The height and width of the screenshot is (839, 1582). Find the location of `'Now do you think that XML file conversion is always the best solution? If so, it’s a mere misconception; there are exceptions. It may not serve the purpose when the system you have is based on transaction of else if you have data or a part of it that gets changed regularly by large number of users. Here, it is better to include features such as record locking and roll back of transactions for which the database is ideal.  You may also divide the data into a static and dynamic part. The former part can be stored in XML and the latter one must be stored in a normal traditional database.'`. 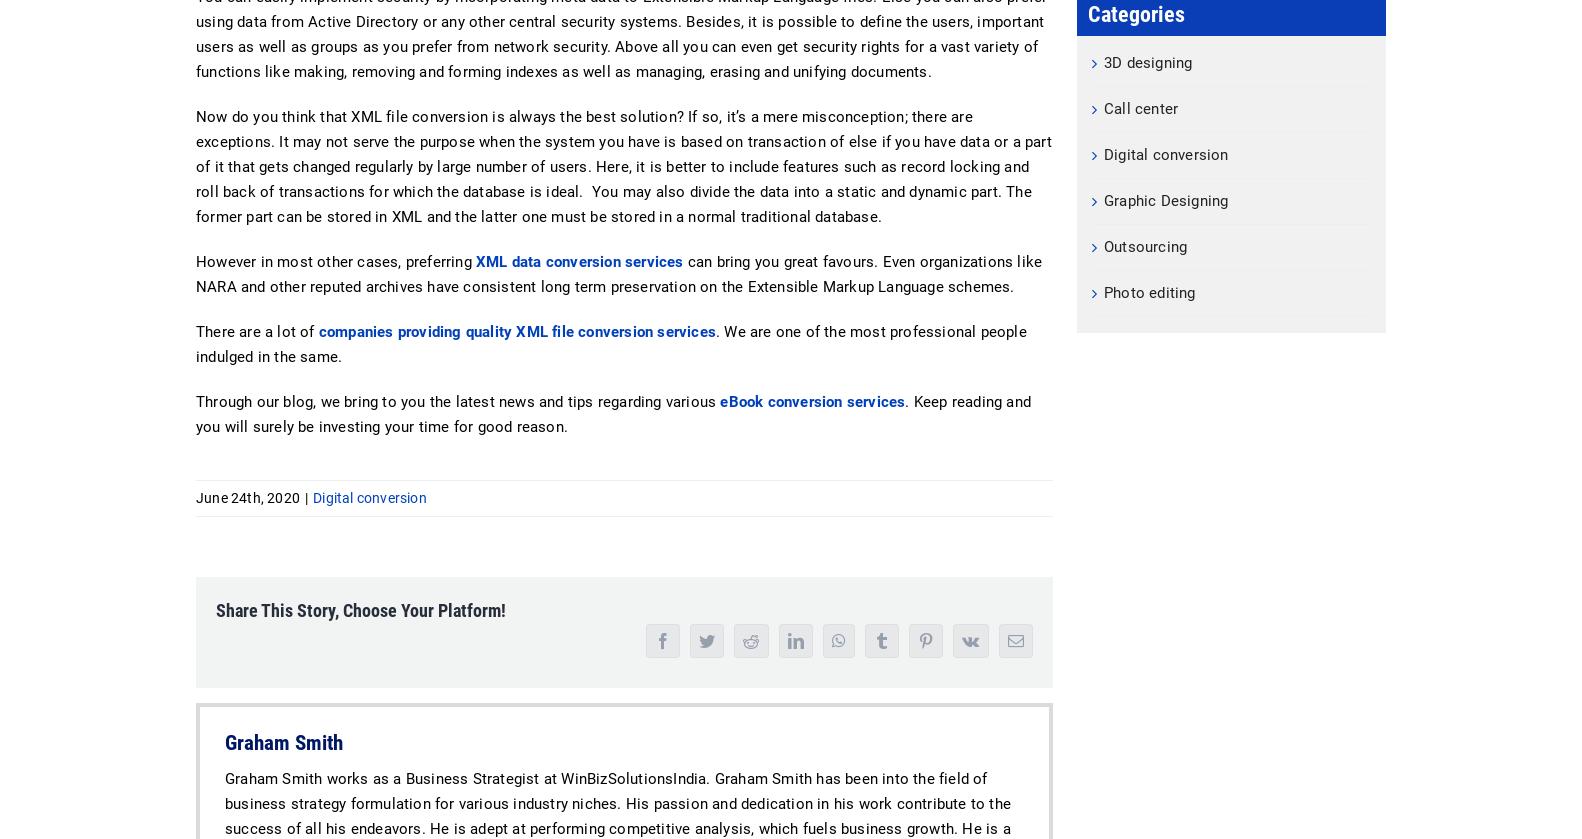

'Now do you think that XML file conversion is always the best solution? If so, it’s a mere misconception; there are exceptions. It may not serve the purpose when the system you have is based on transaction of else if you have data or a part of it that gets changed regularly by large number of users. Here, it is better to include features such as record locking and roll back of transactions for which the database is ideal.  You may also divide the data into a static and dynamic part. The former part can be stored in XML and the latter one must be stored in a normal traditional database.' is located at coordinates (623, 166).